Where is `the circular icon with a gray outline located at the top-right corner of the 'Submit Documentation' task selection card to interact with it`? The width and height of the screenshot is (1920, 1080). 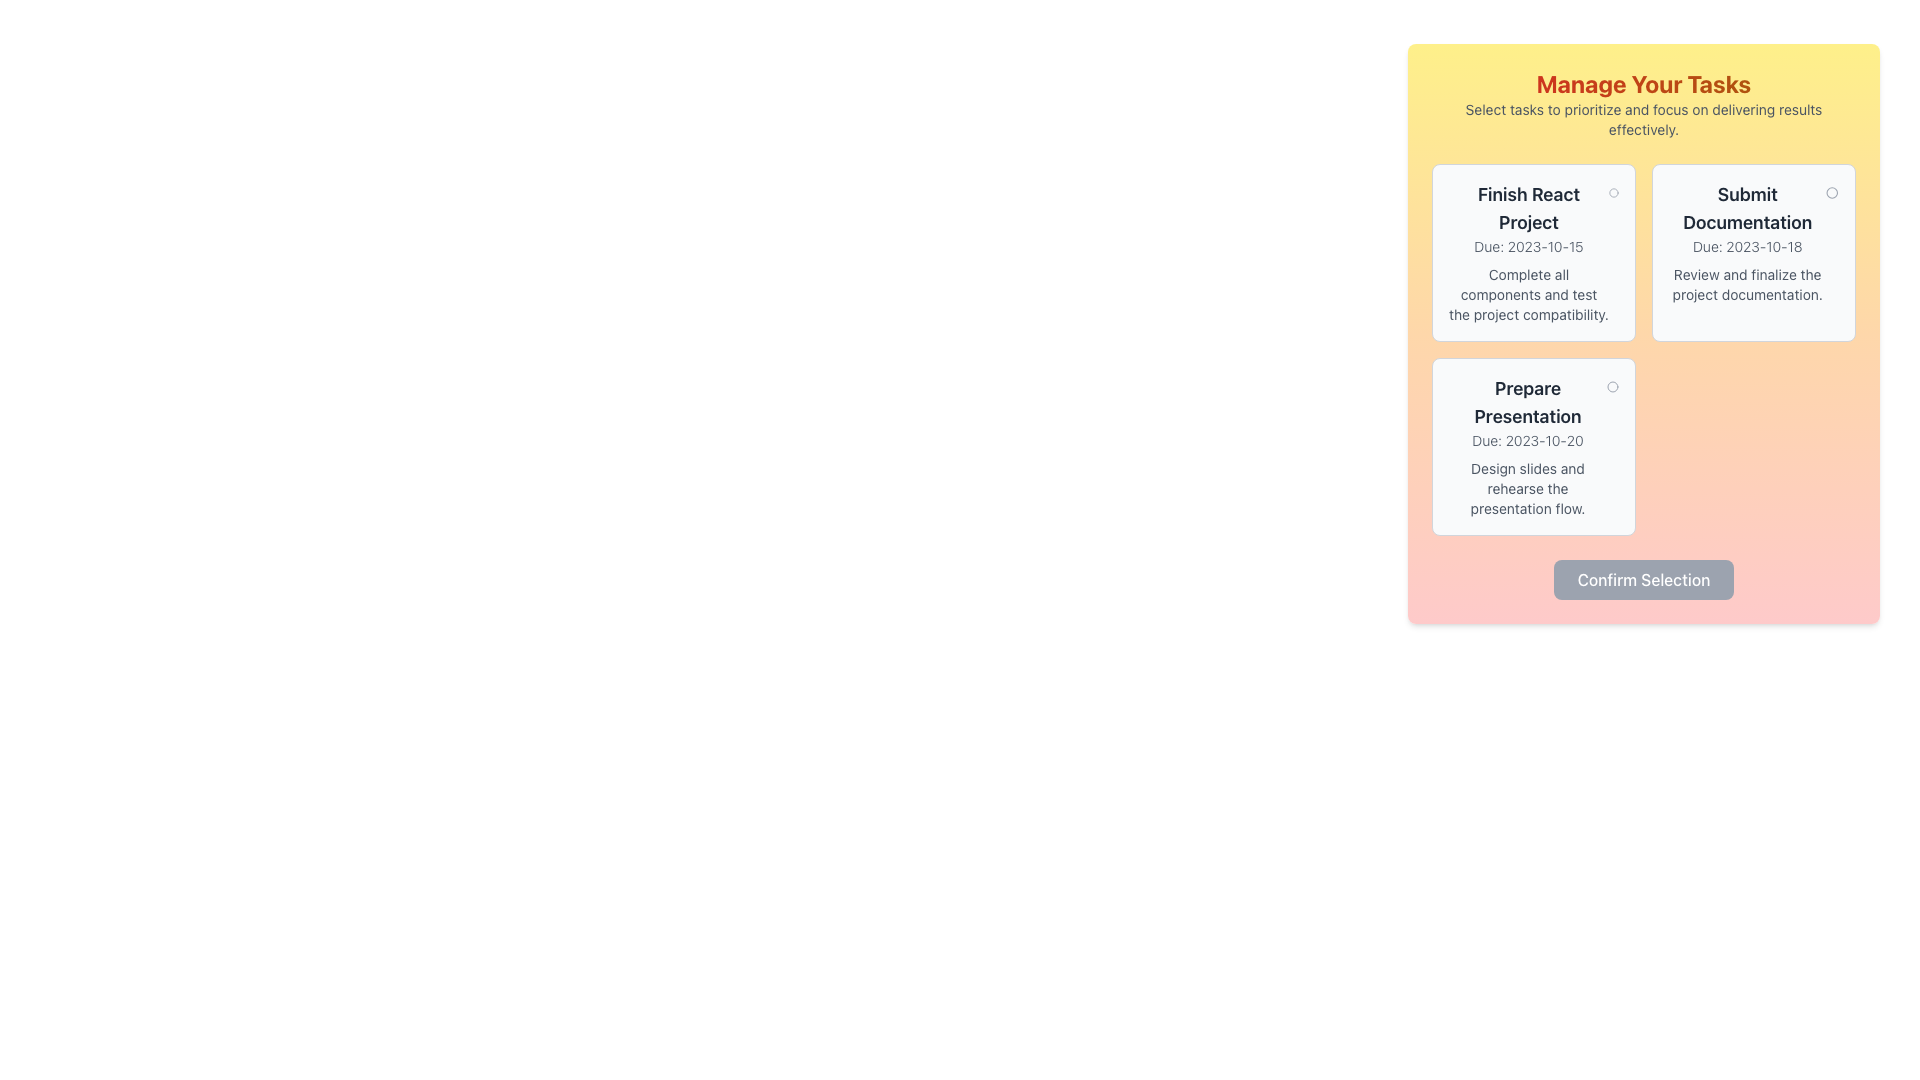
the circular icon with a gray outline located at the top-right corner of the 'Submit Documentation' task selection card to interact with it is located at coordinates (1832, 192).